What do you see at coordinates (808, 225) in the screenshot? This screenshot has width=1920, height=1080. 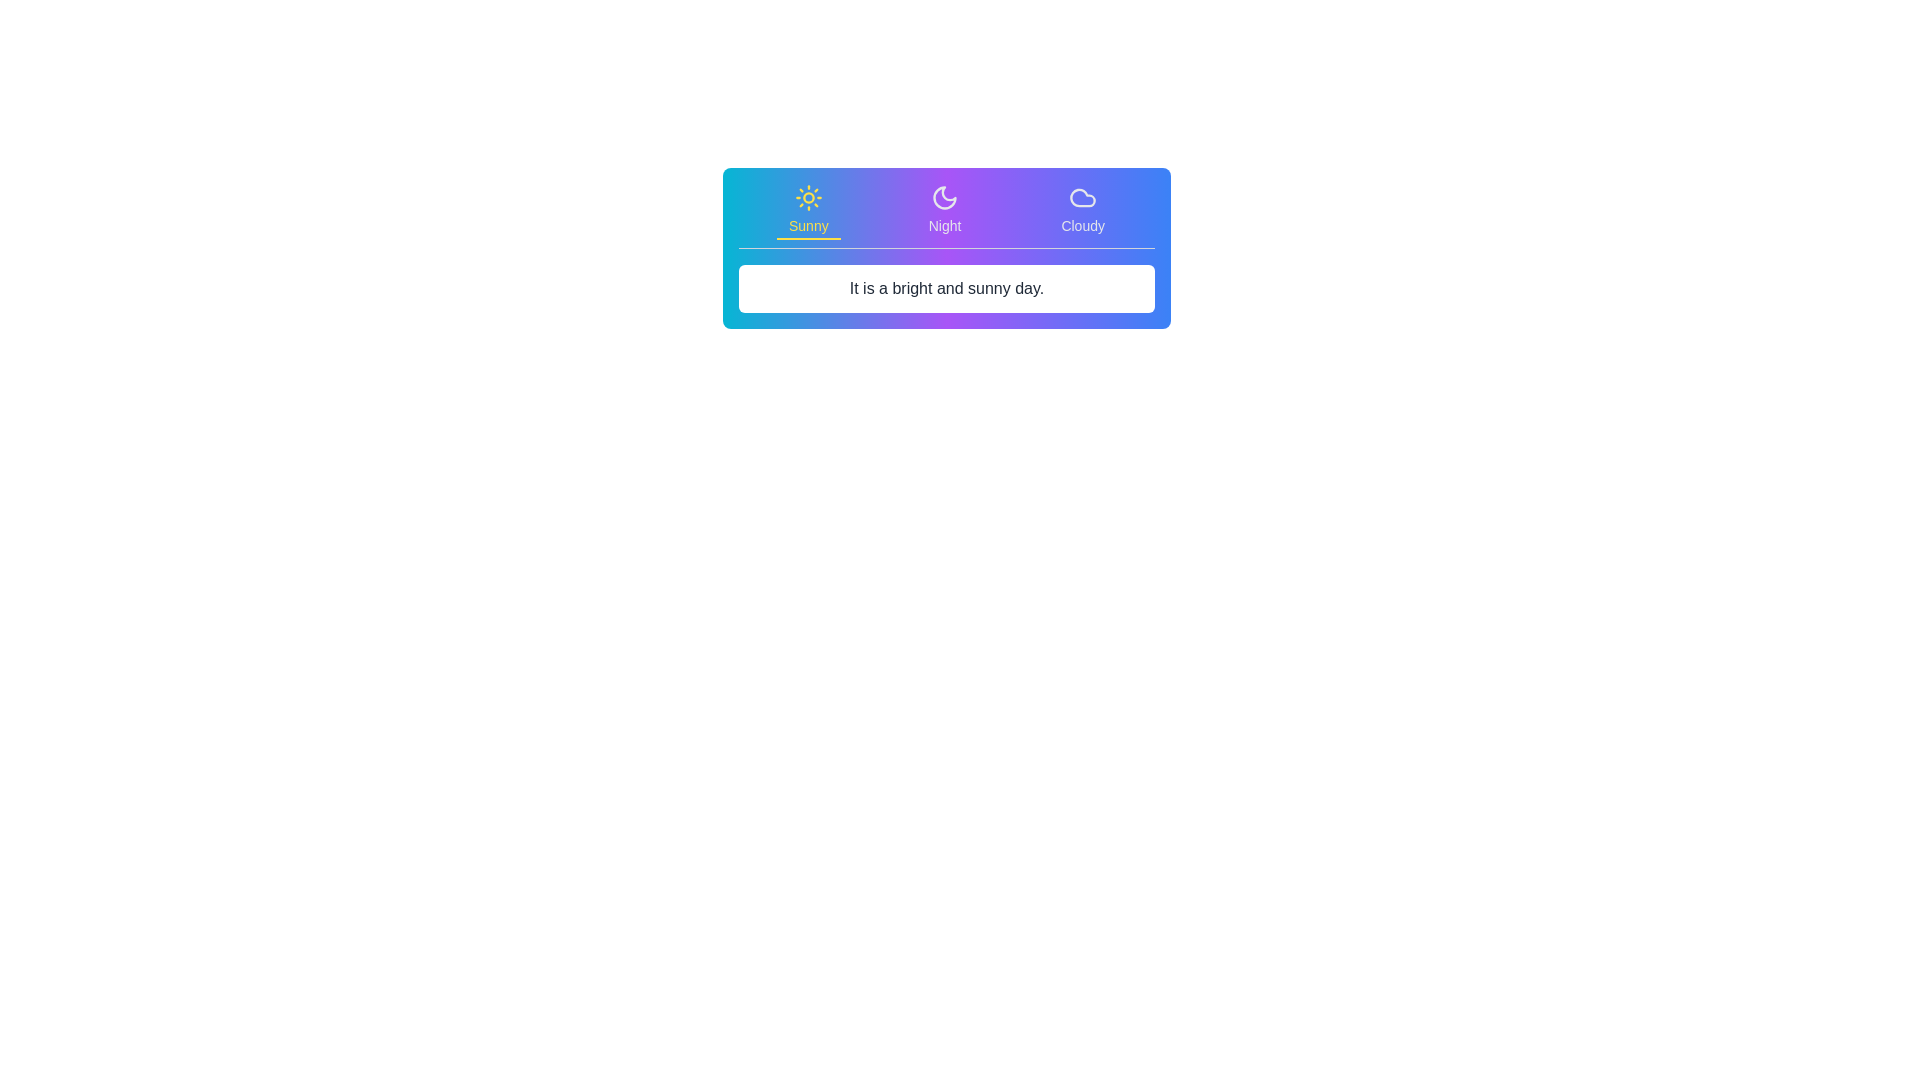 I see `the text label displaying 'Sunny' in bold yellow font, which is positioned below a sun icon and above a separator line` at bounding box center [808, 225].